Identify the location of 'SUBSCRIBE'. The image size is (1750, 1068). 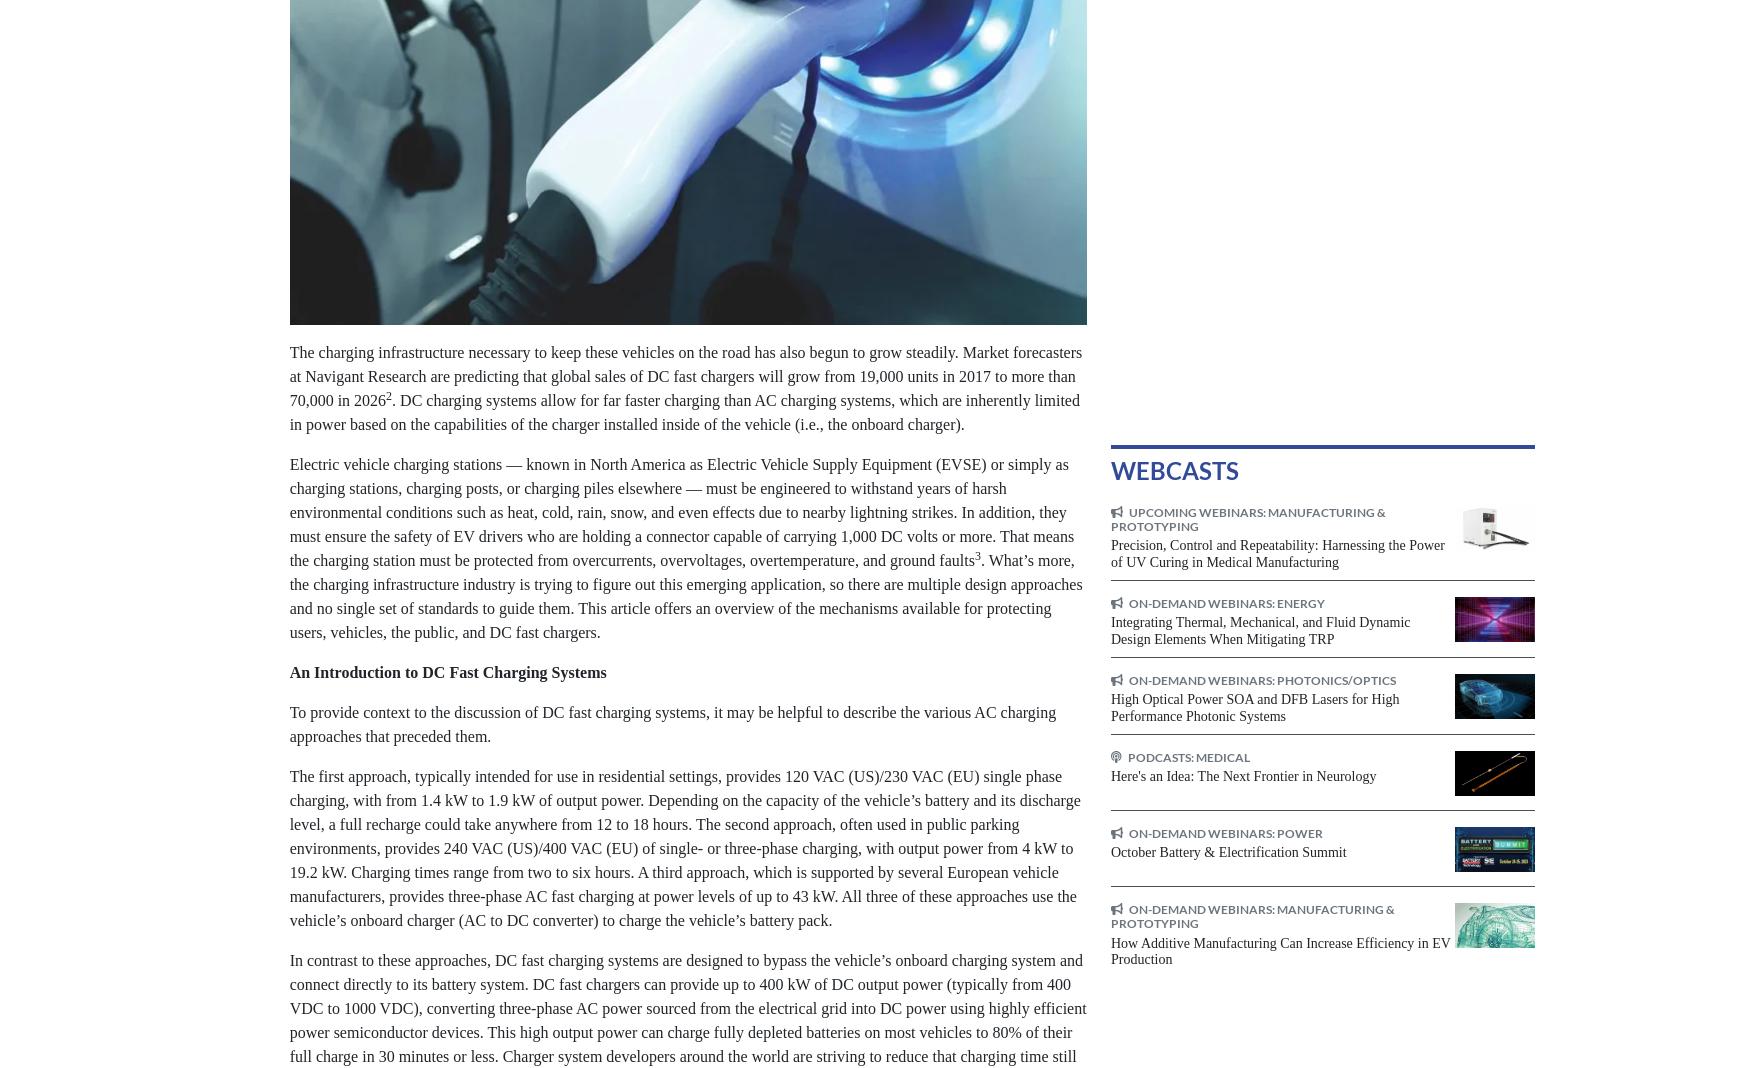
(716, 158).